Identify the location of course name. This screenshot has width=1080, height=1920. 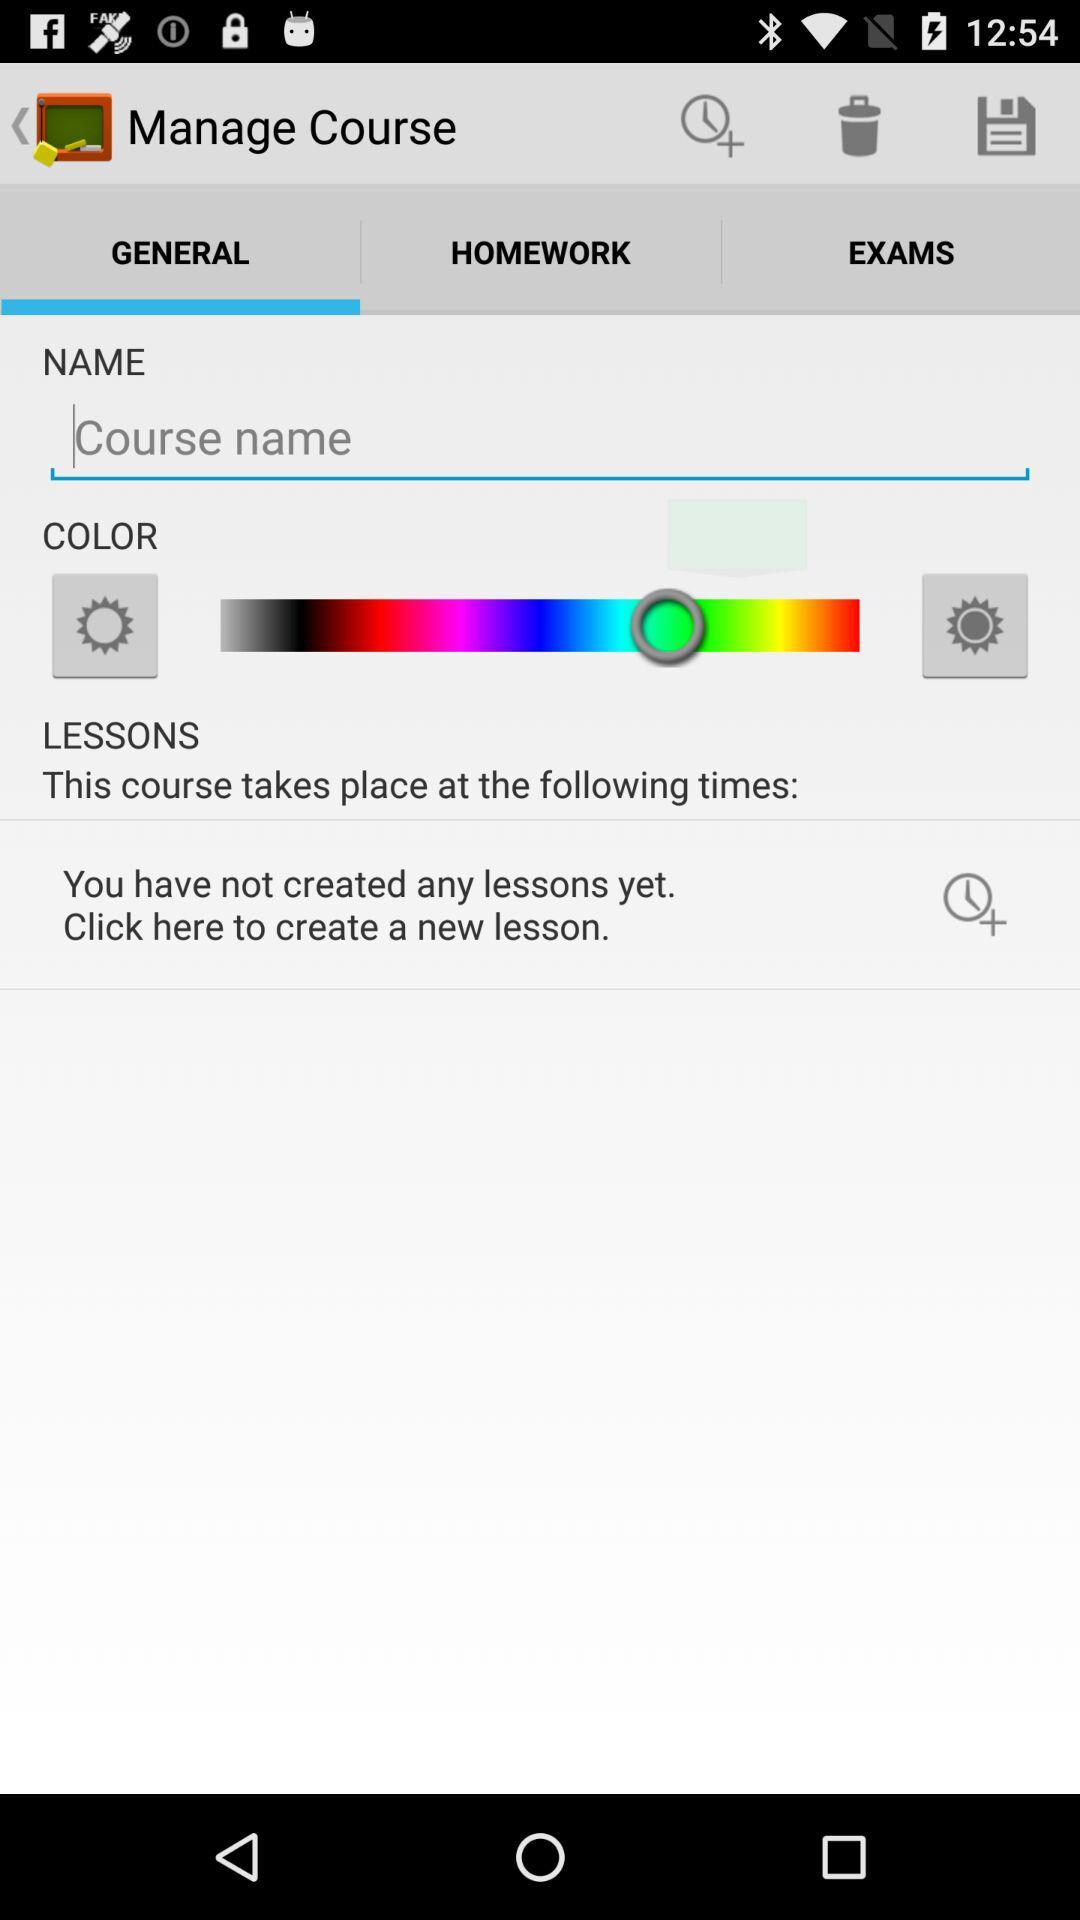
(540, 436).